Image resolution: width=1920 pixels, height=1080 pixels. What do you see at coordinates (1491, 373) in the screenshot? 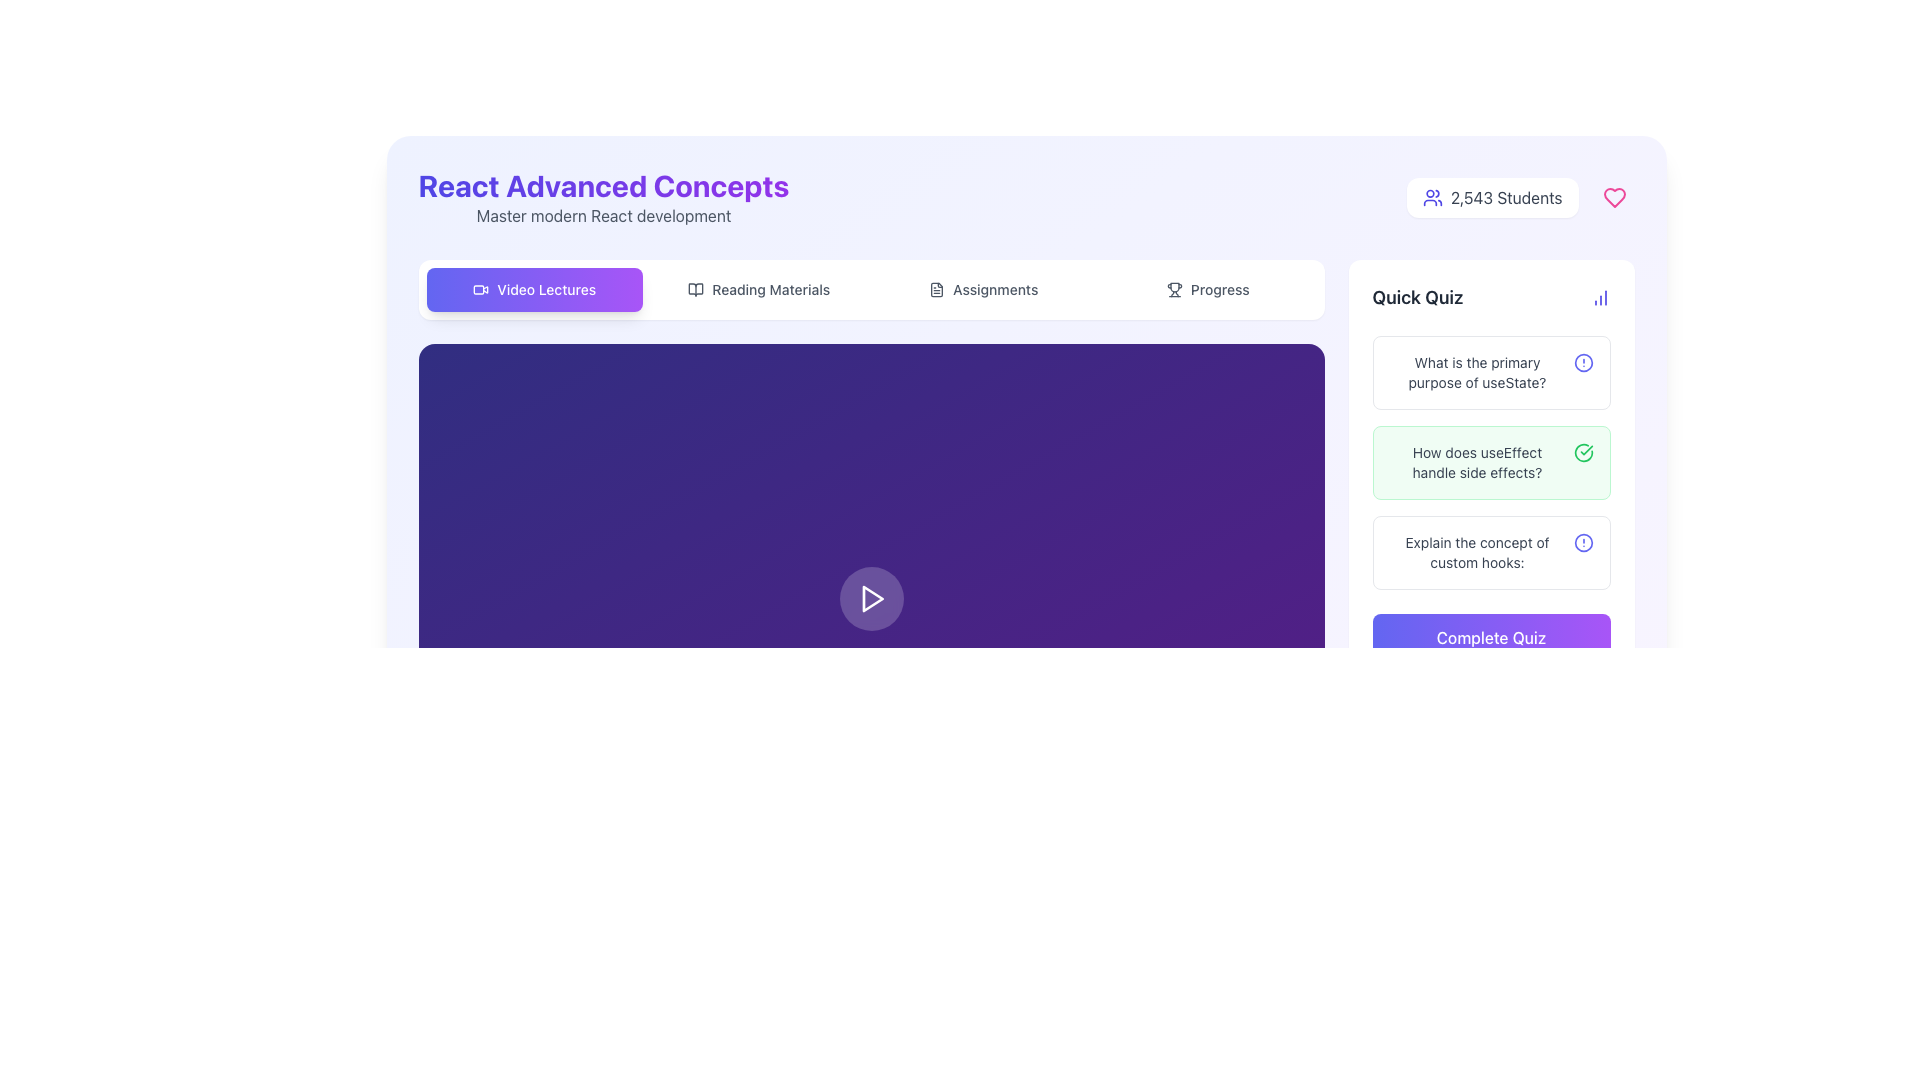
I see `the interactive quiz card containing the question 'What is the primary purpose of useState?' in the right sidebar under the 'Quick Quiz' section` at bounding box center [1491, 373].